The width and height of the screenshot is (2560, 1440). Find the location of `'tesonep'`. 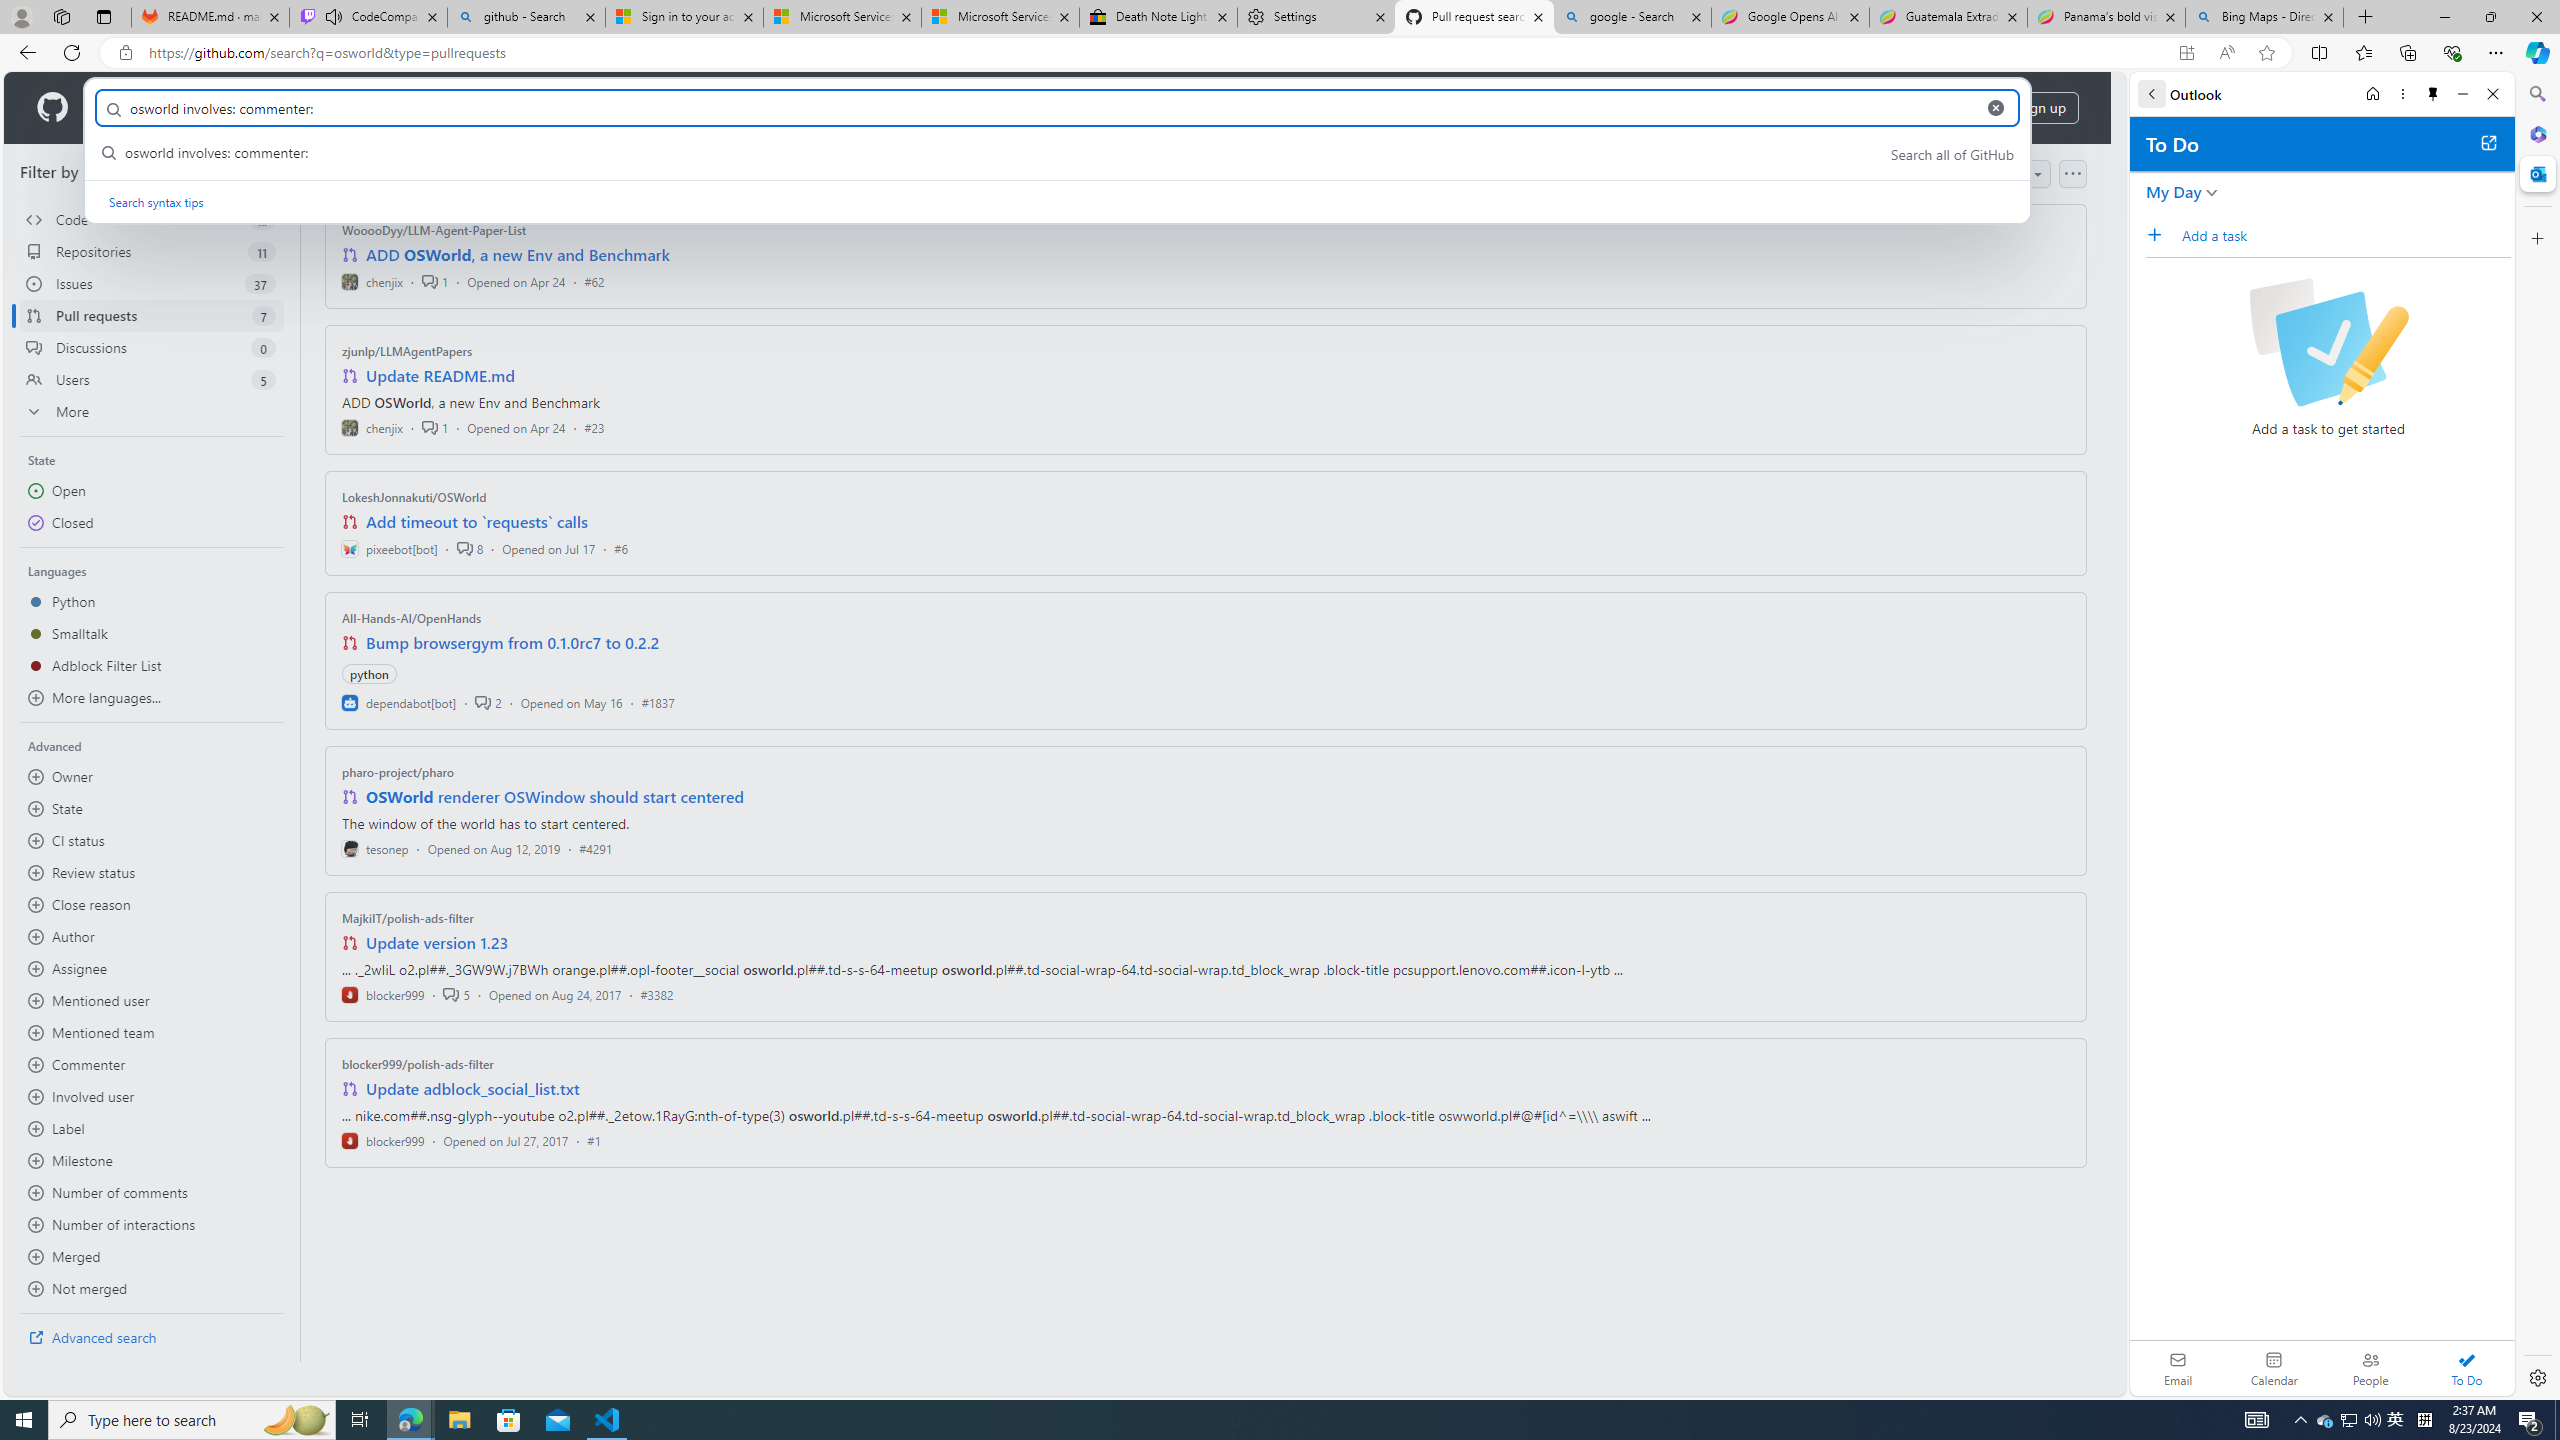

'tesonep' is located at coordinates (375, 847).